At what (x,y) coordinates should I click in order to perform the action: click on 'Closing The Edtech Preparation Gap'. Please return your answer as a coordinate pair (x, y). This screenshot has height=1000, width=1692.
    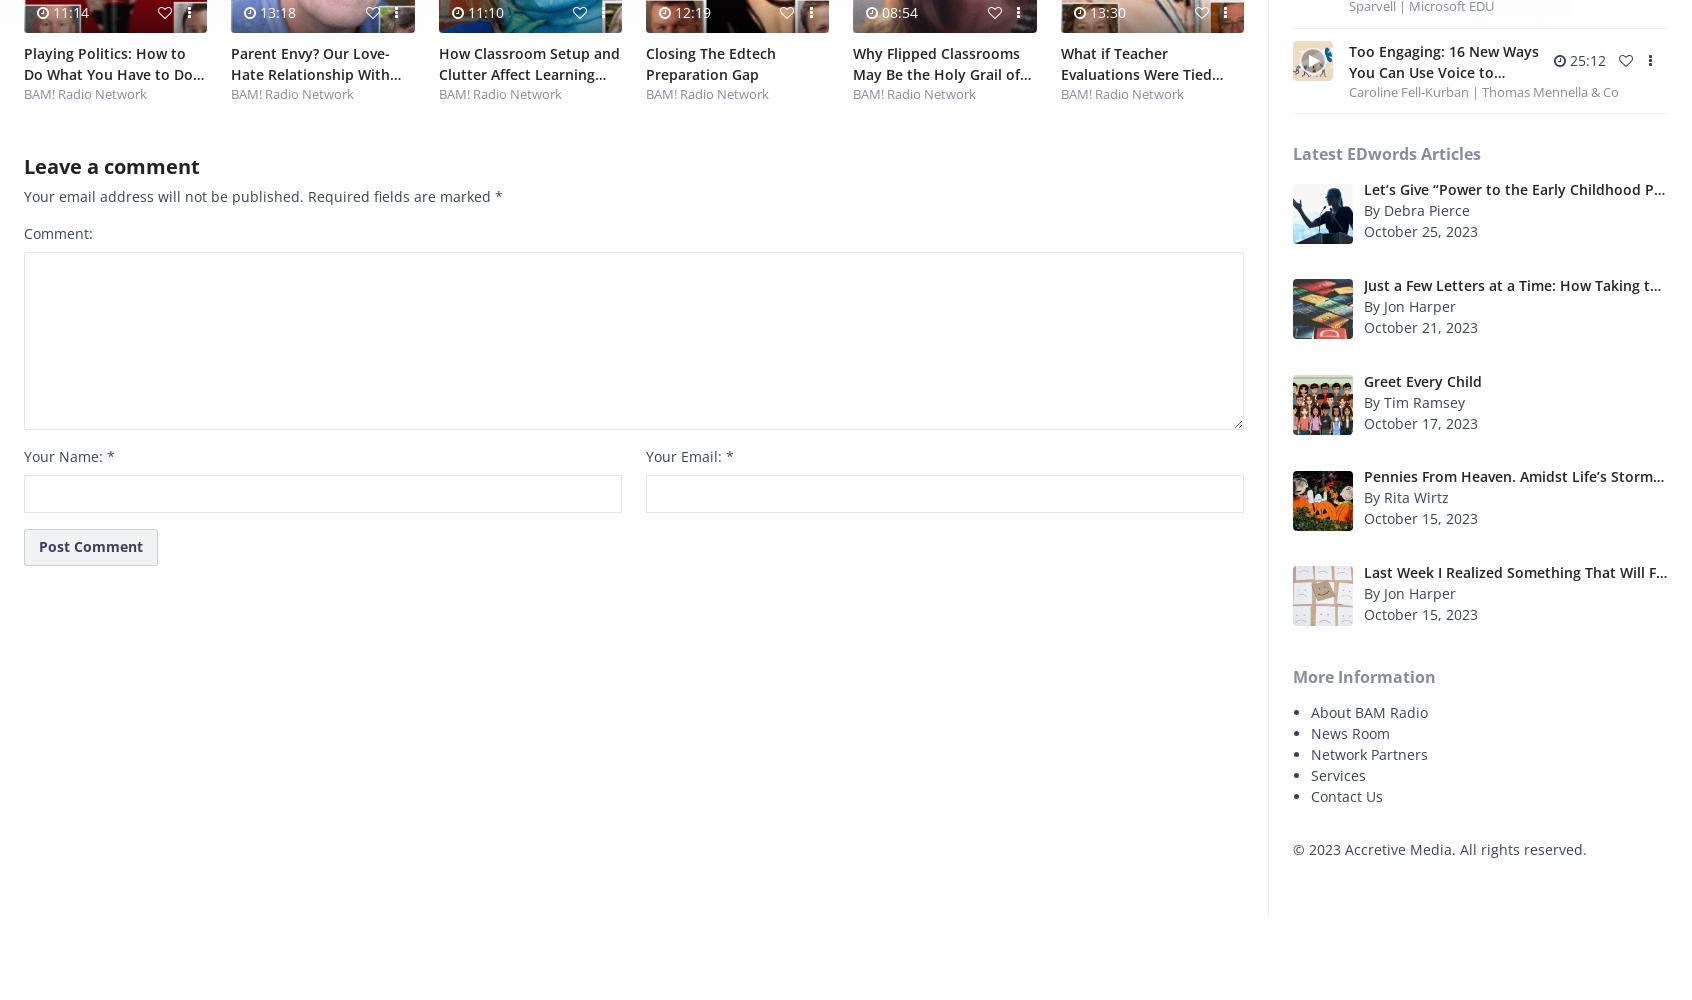
    Looking at the image, I should click on (644, 63).